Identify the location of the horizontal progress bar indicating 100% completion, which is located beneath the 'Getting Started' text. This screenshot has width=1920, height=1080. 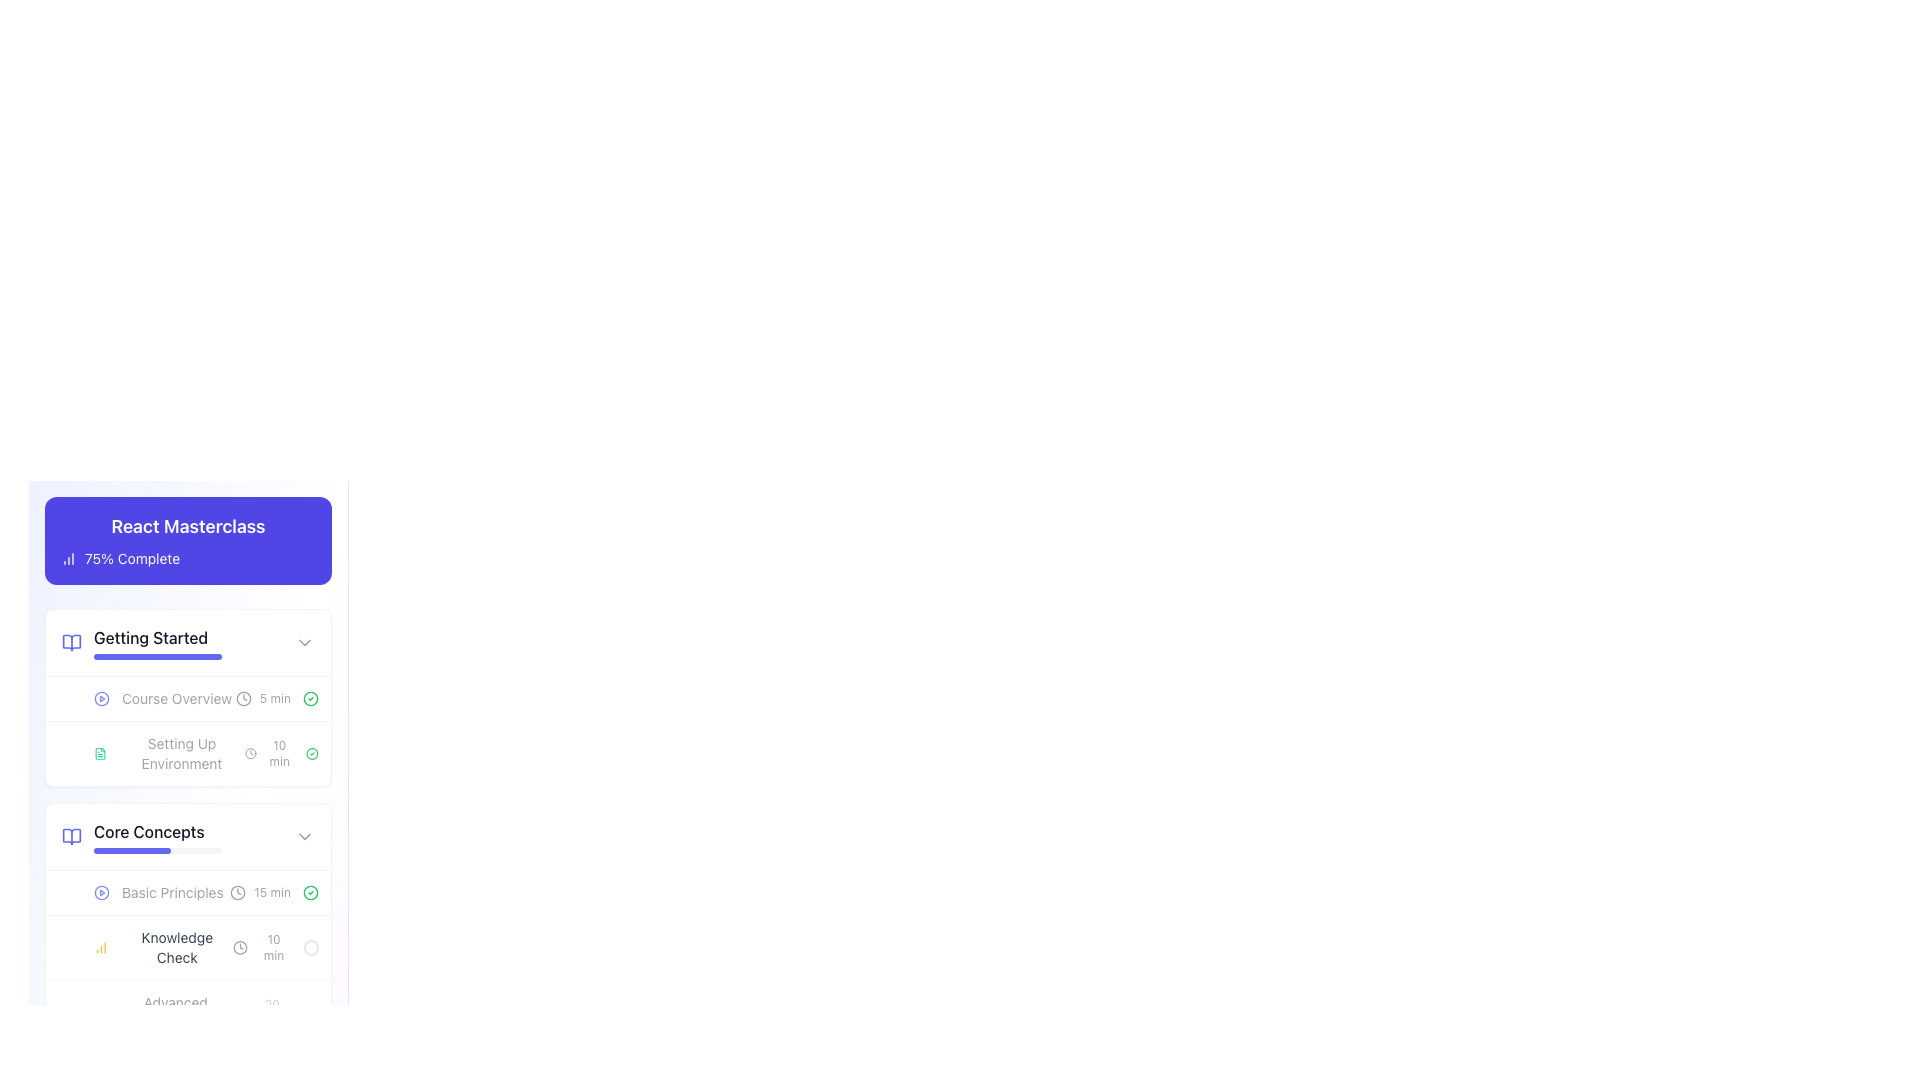
(157, 656).